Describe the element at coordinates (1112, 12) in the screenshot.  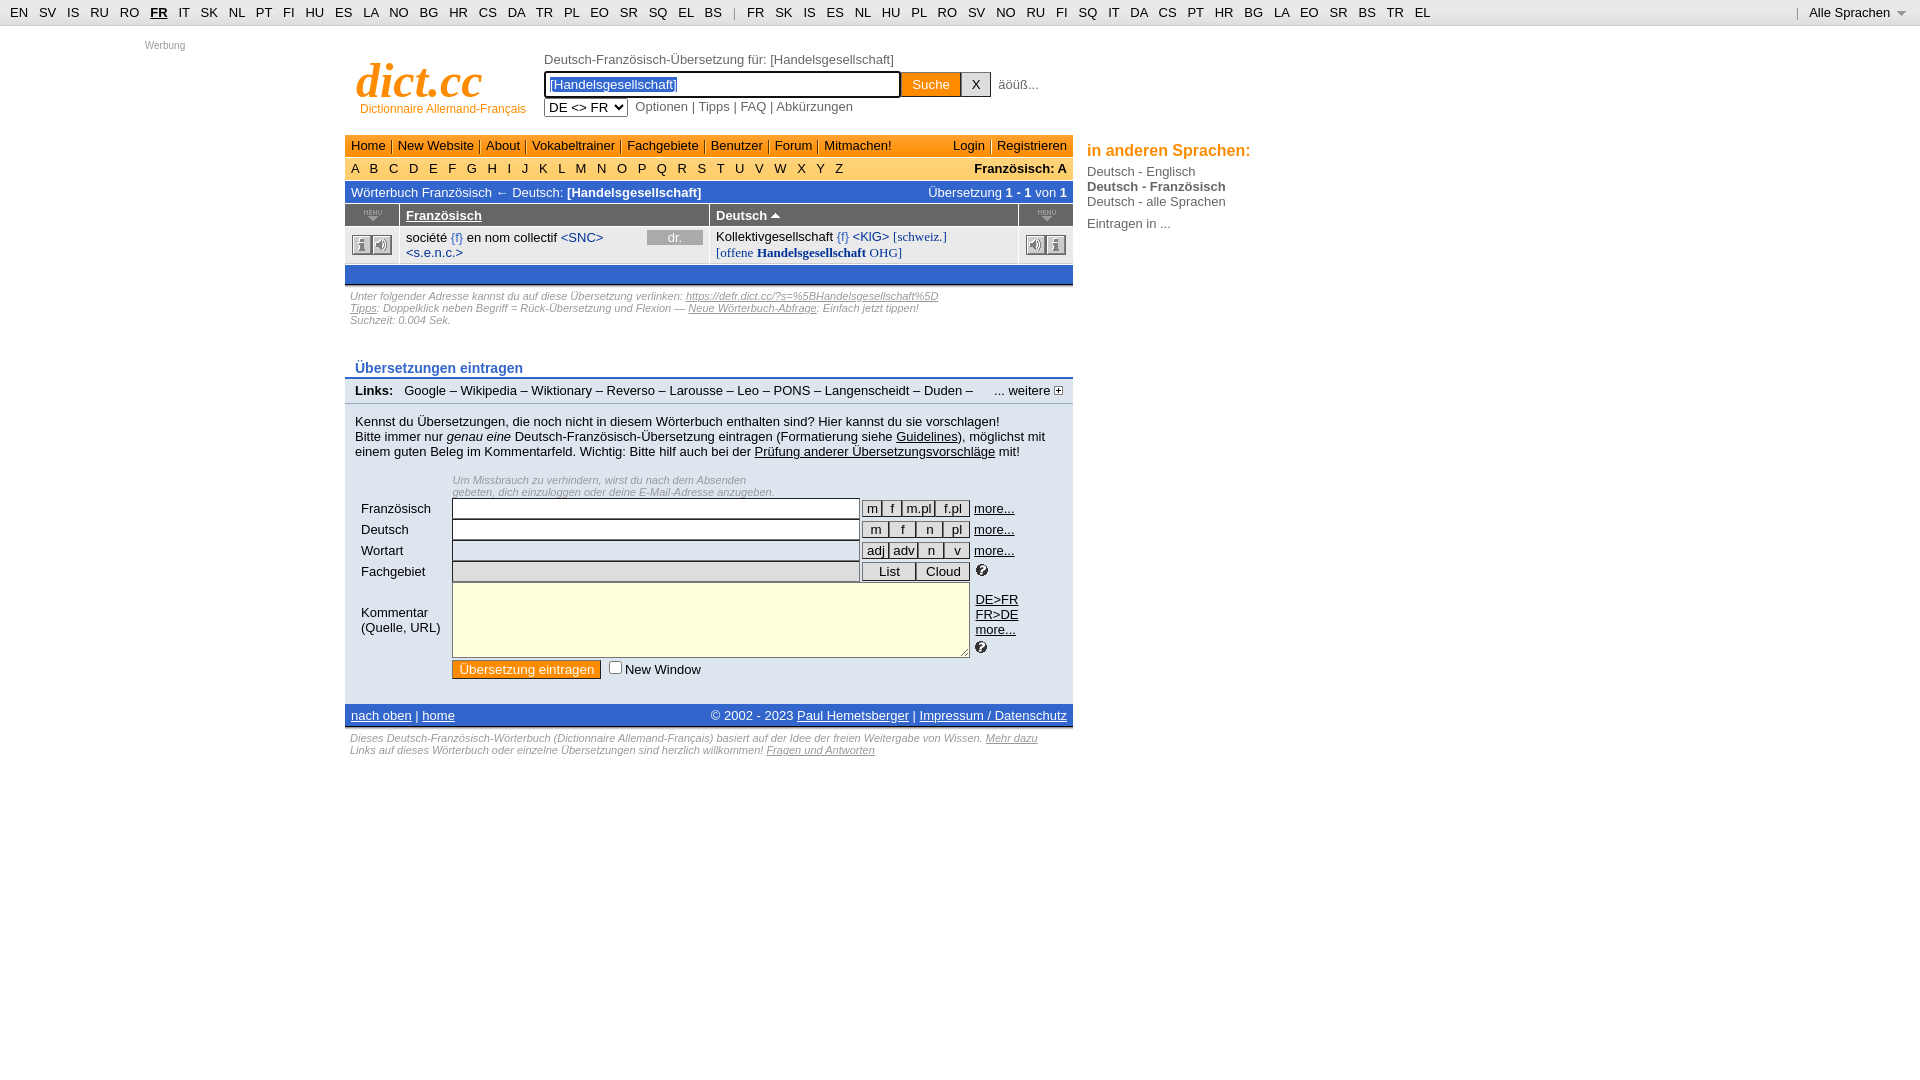
I see `'IT'` at that location.